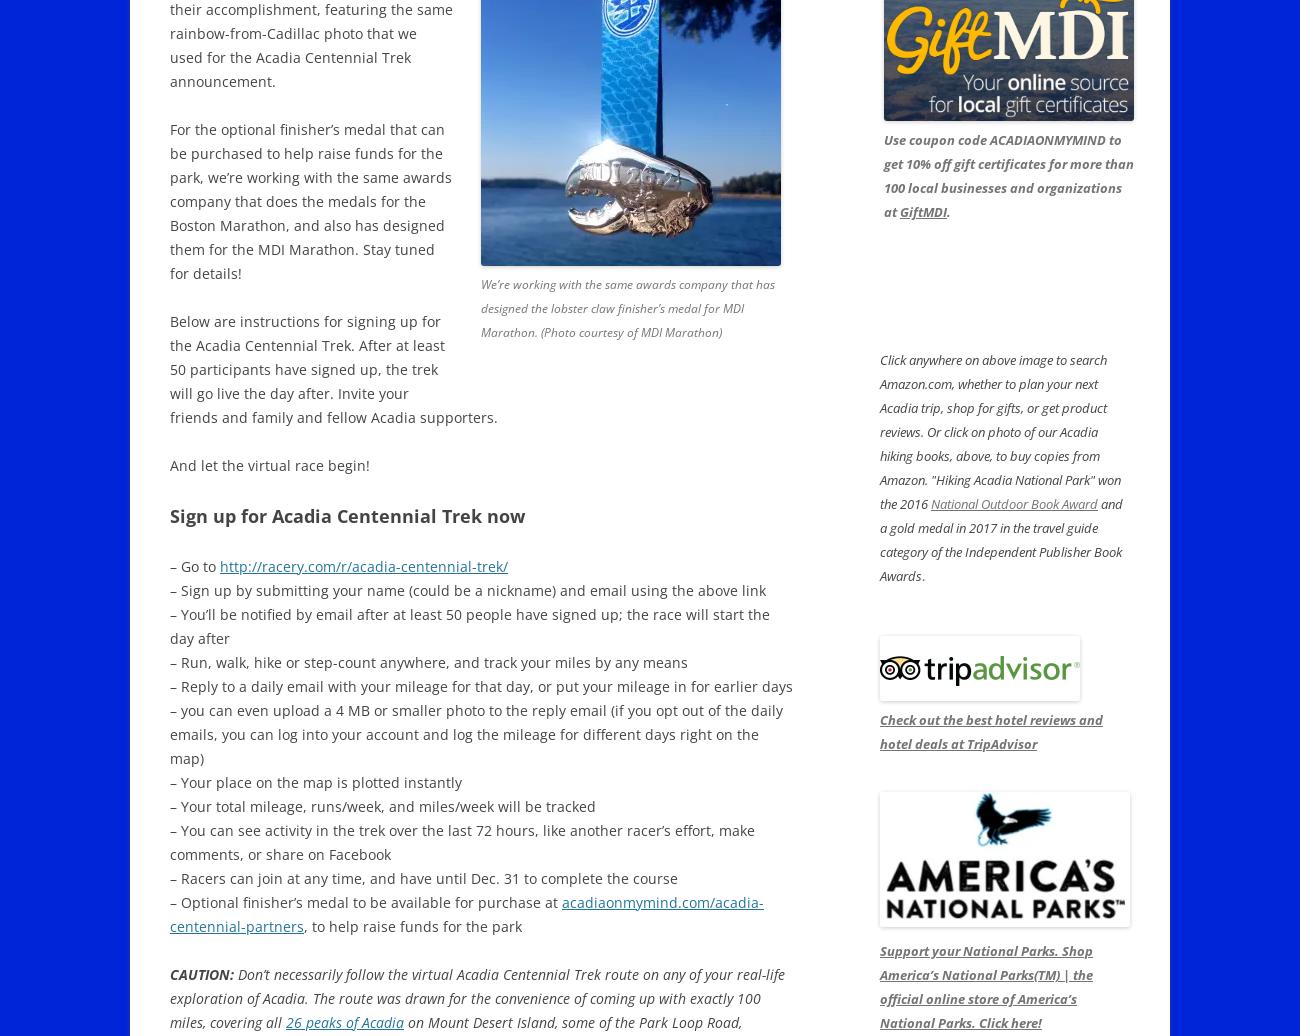  I want to click on ', to help raise funds for the park', so click(413, 926).